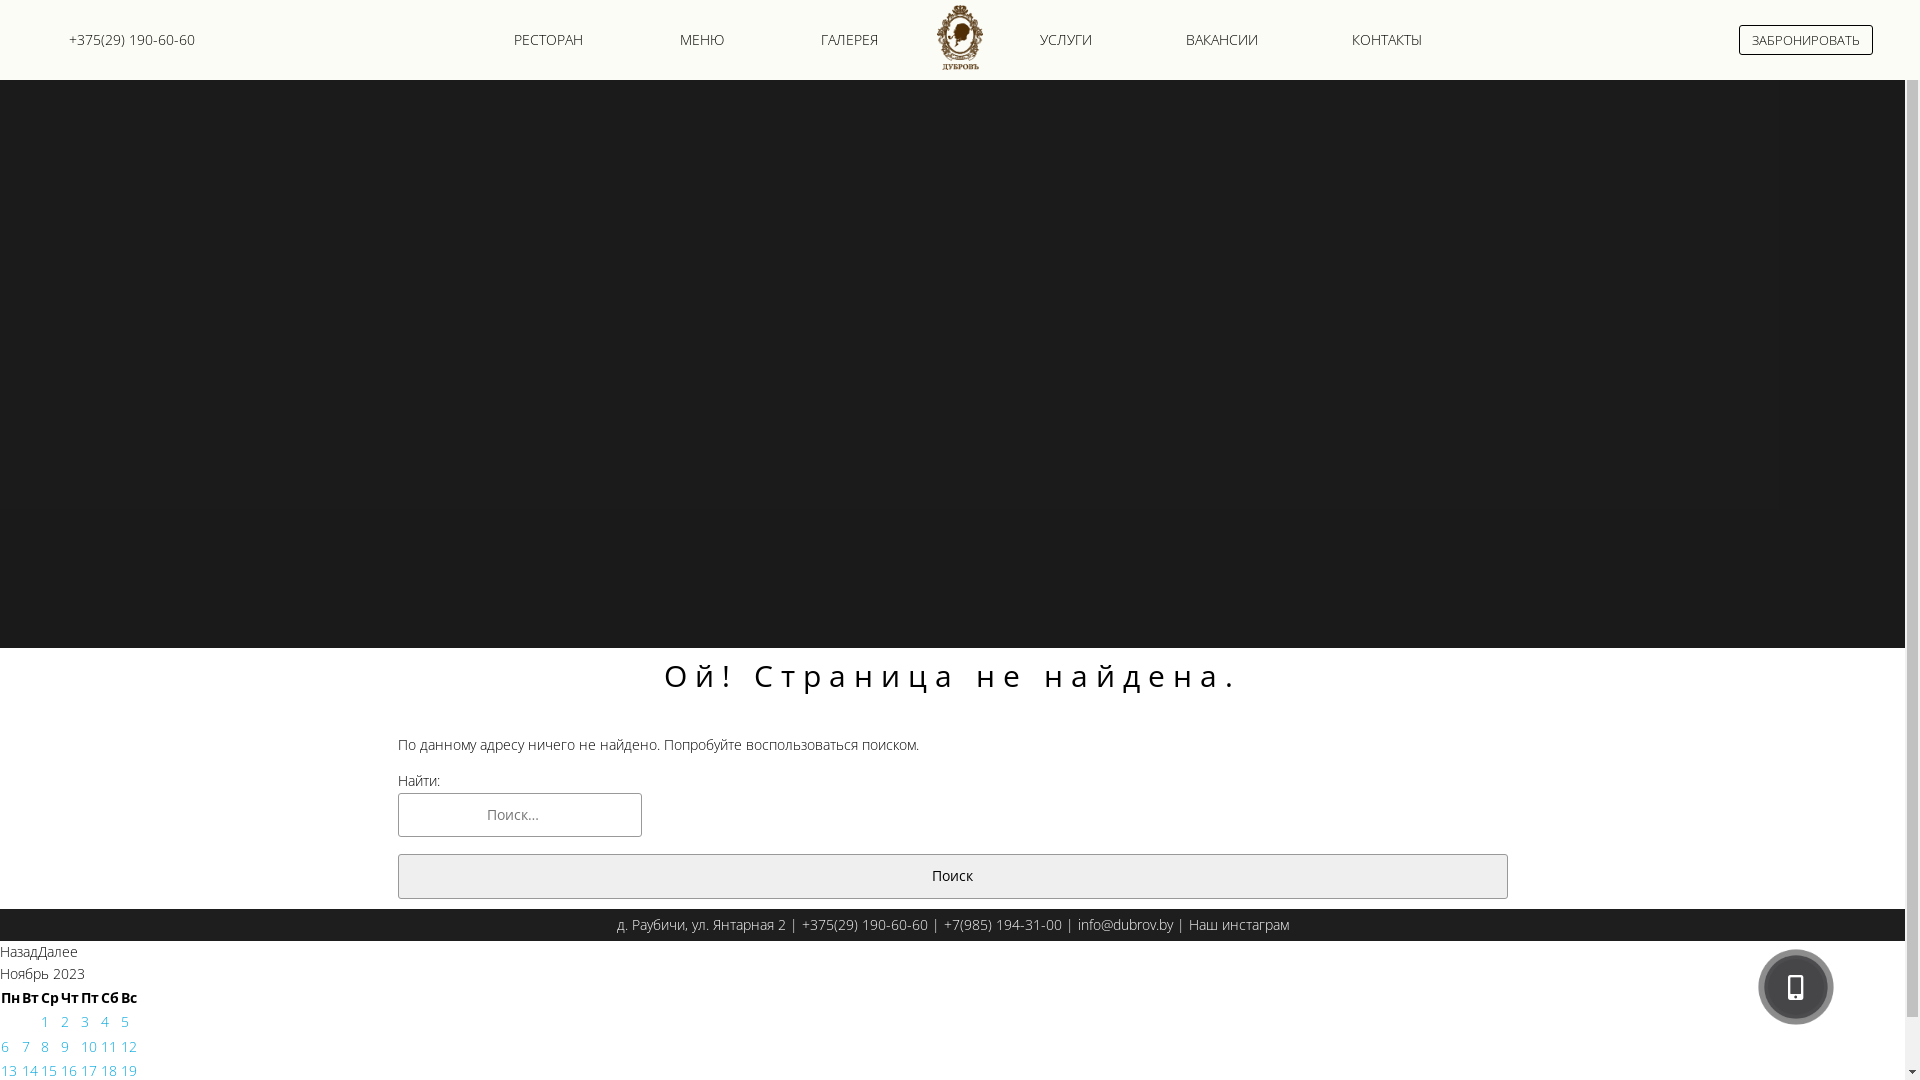  Describe the element at coordinates (84, 1021) in the screenshot. I see `'3'` at that location.